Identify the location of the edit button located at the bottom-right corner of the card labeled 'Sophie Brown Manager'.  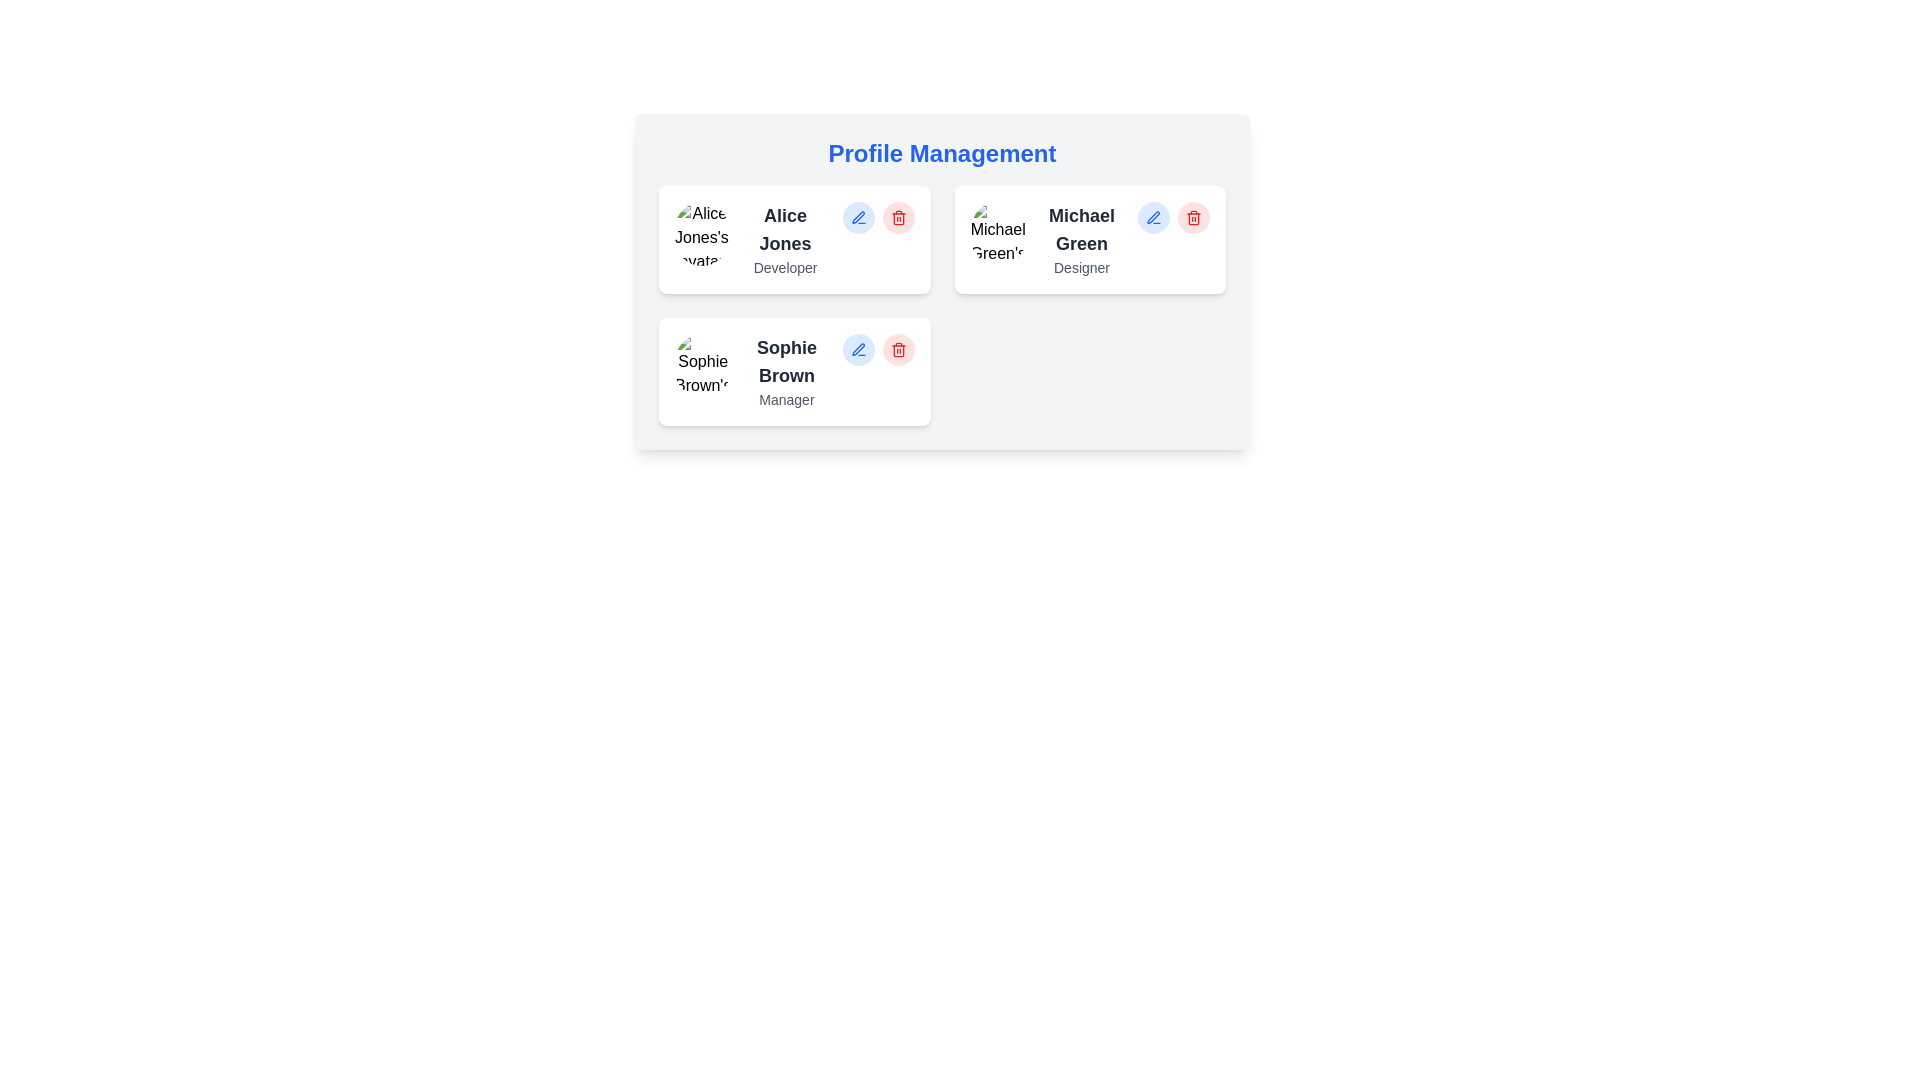
(858, 349).